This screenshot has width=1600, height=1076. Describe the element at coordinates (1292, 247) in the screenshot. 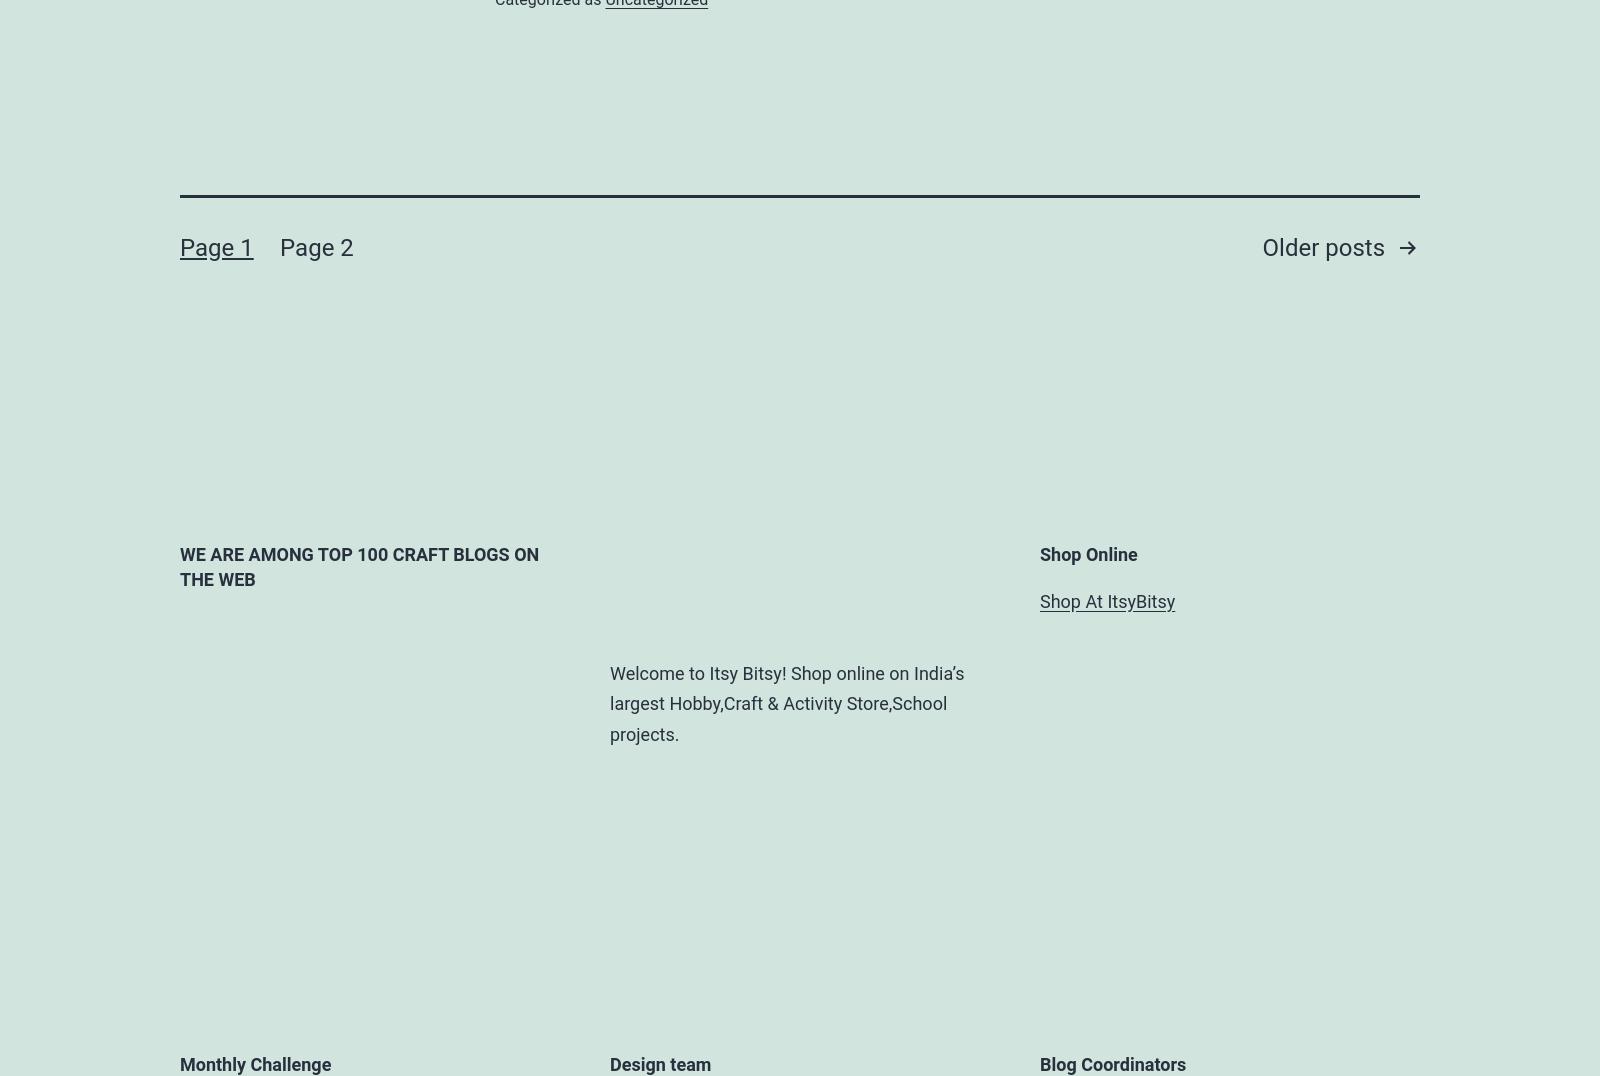

I see `'Older'` at that location.